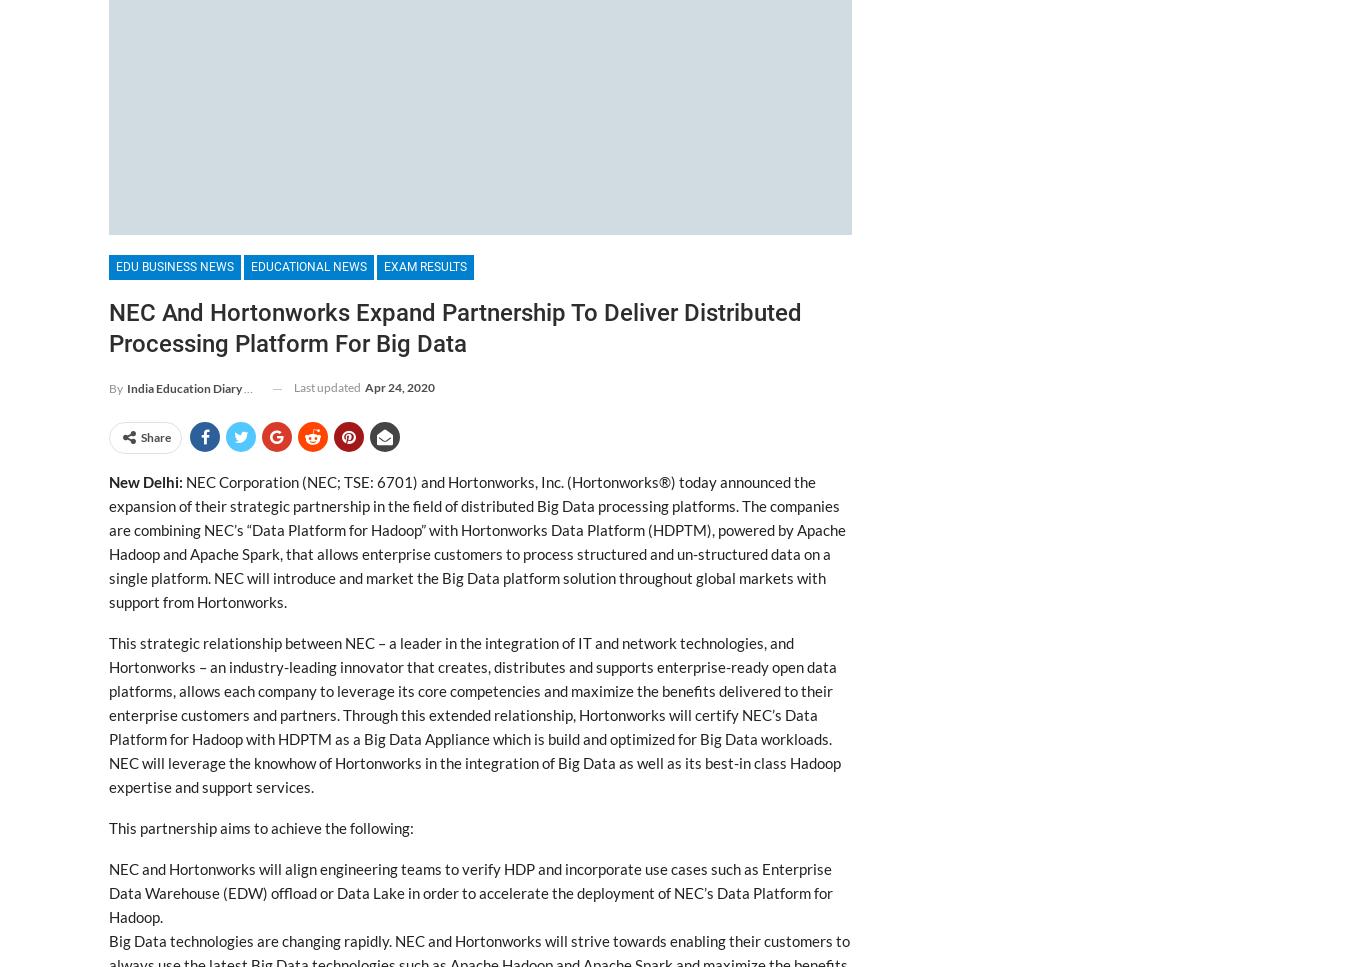 This screenshot has height=967, width=1350. I want to click on 'Exam Results', so click(425, 265).